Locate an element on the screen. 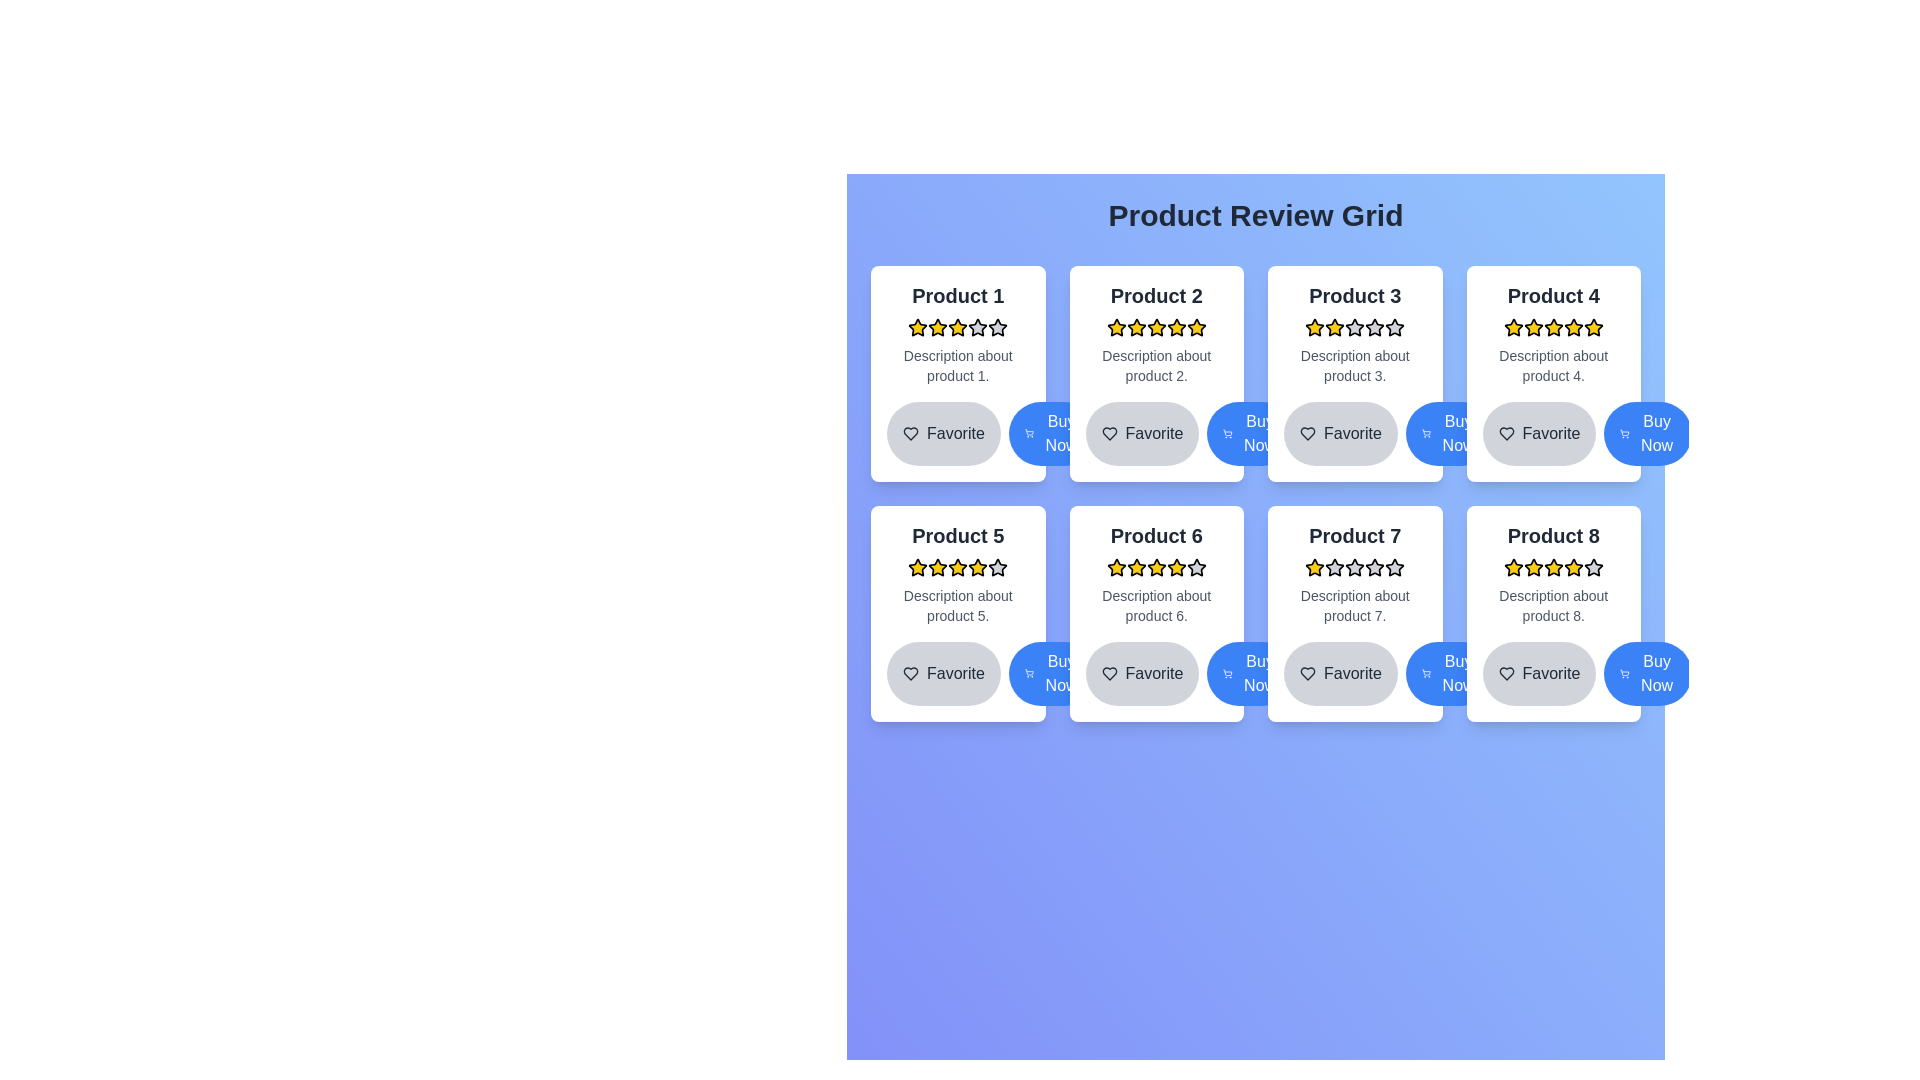 Image resolution: width=1920 pixels, height=1080 pixels. the first star icon in the fourth row of the rating stars under the card labeled 'Product 8' to visually represent a single unit of a rating scale is located at coordinates (1513, 567).